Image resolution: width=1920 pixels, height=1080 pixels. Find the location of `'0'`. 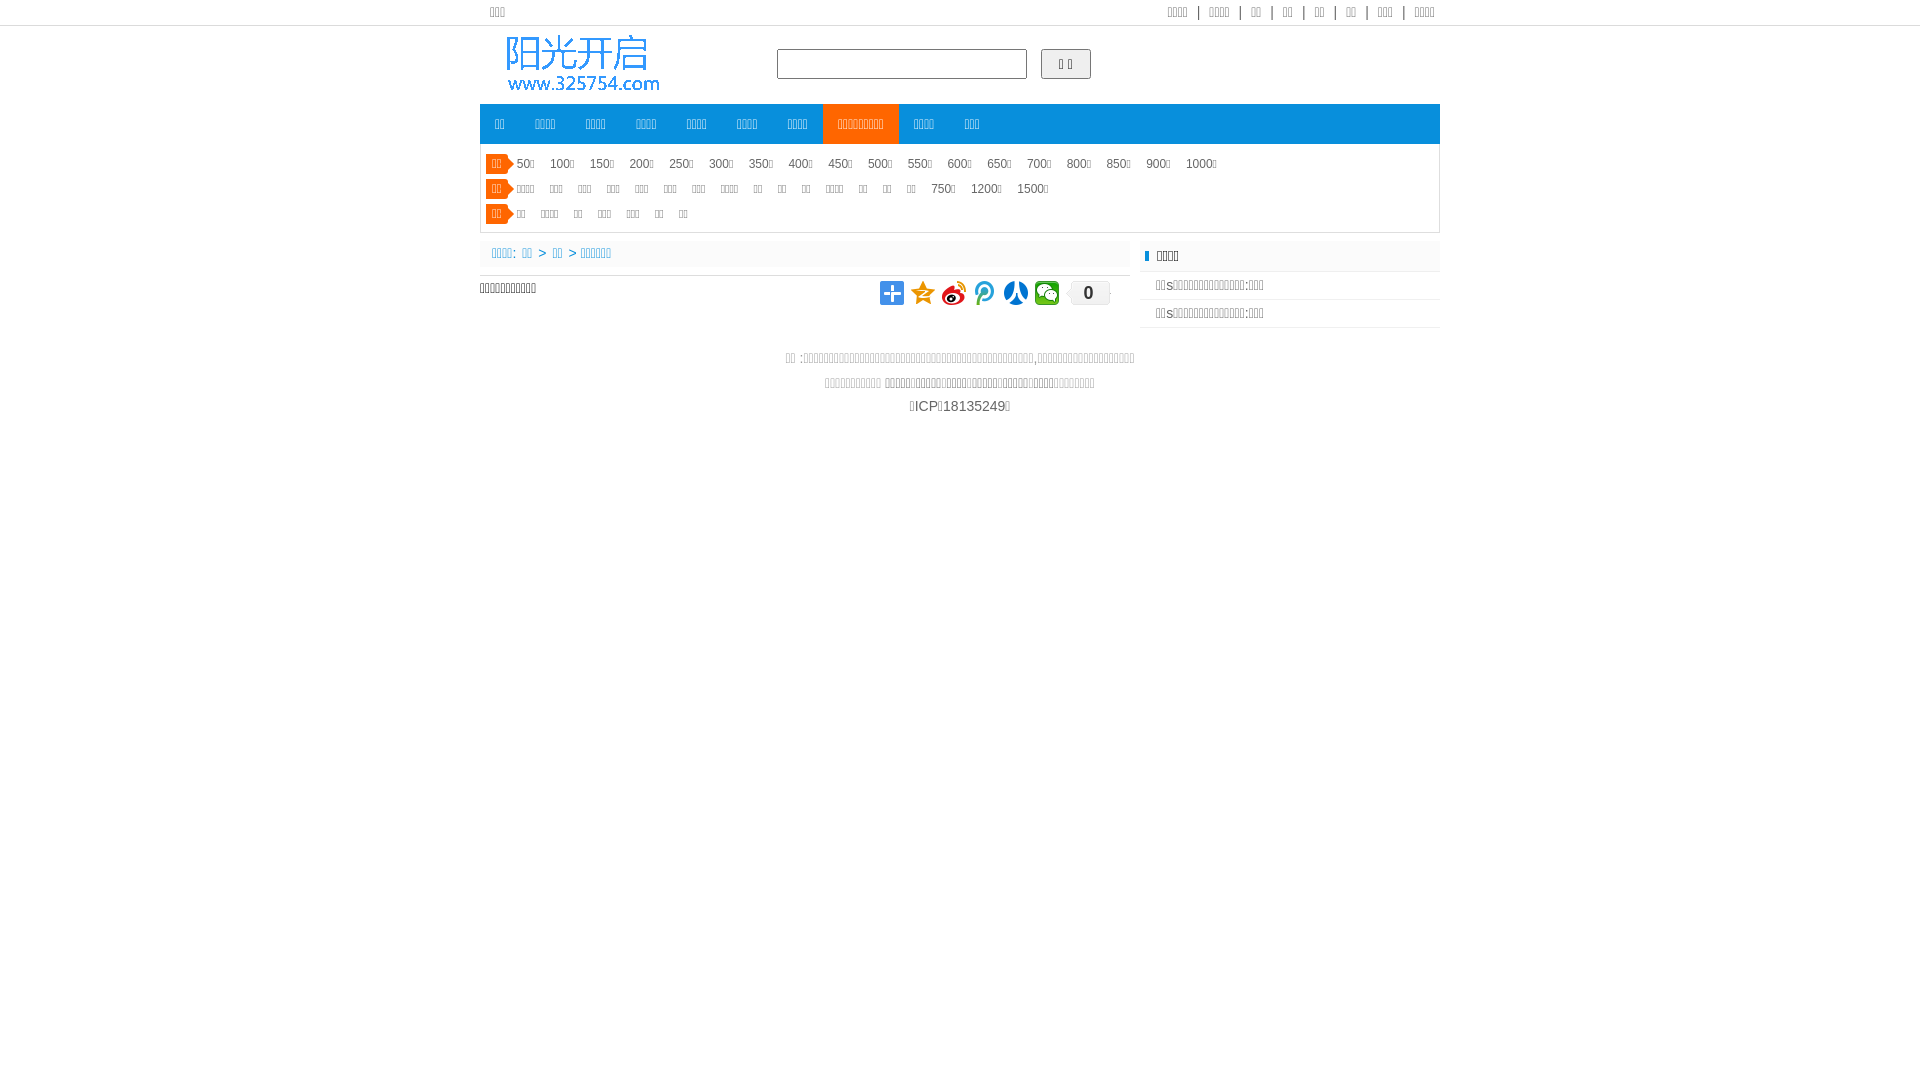

'0' is located at coordinates (1087, 293).